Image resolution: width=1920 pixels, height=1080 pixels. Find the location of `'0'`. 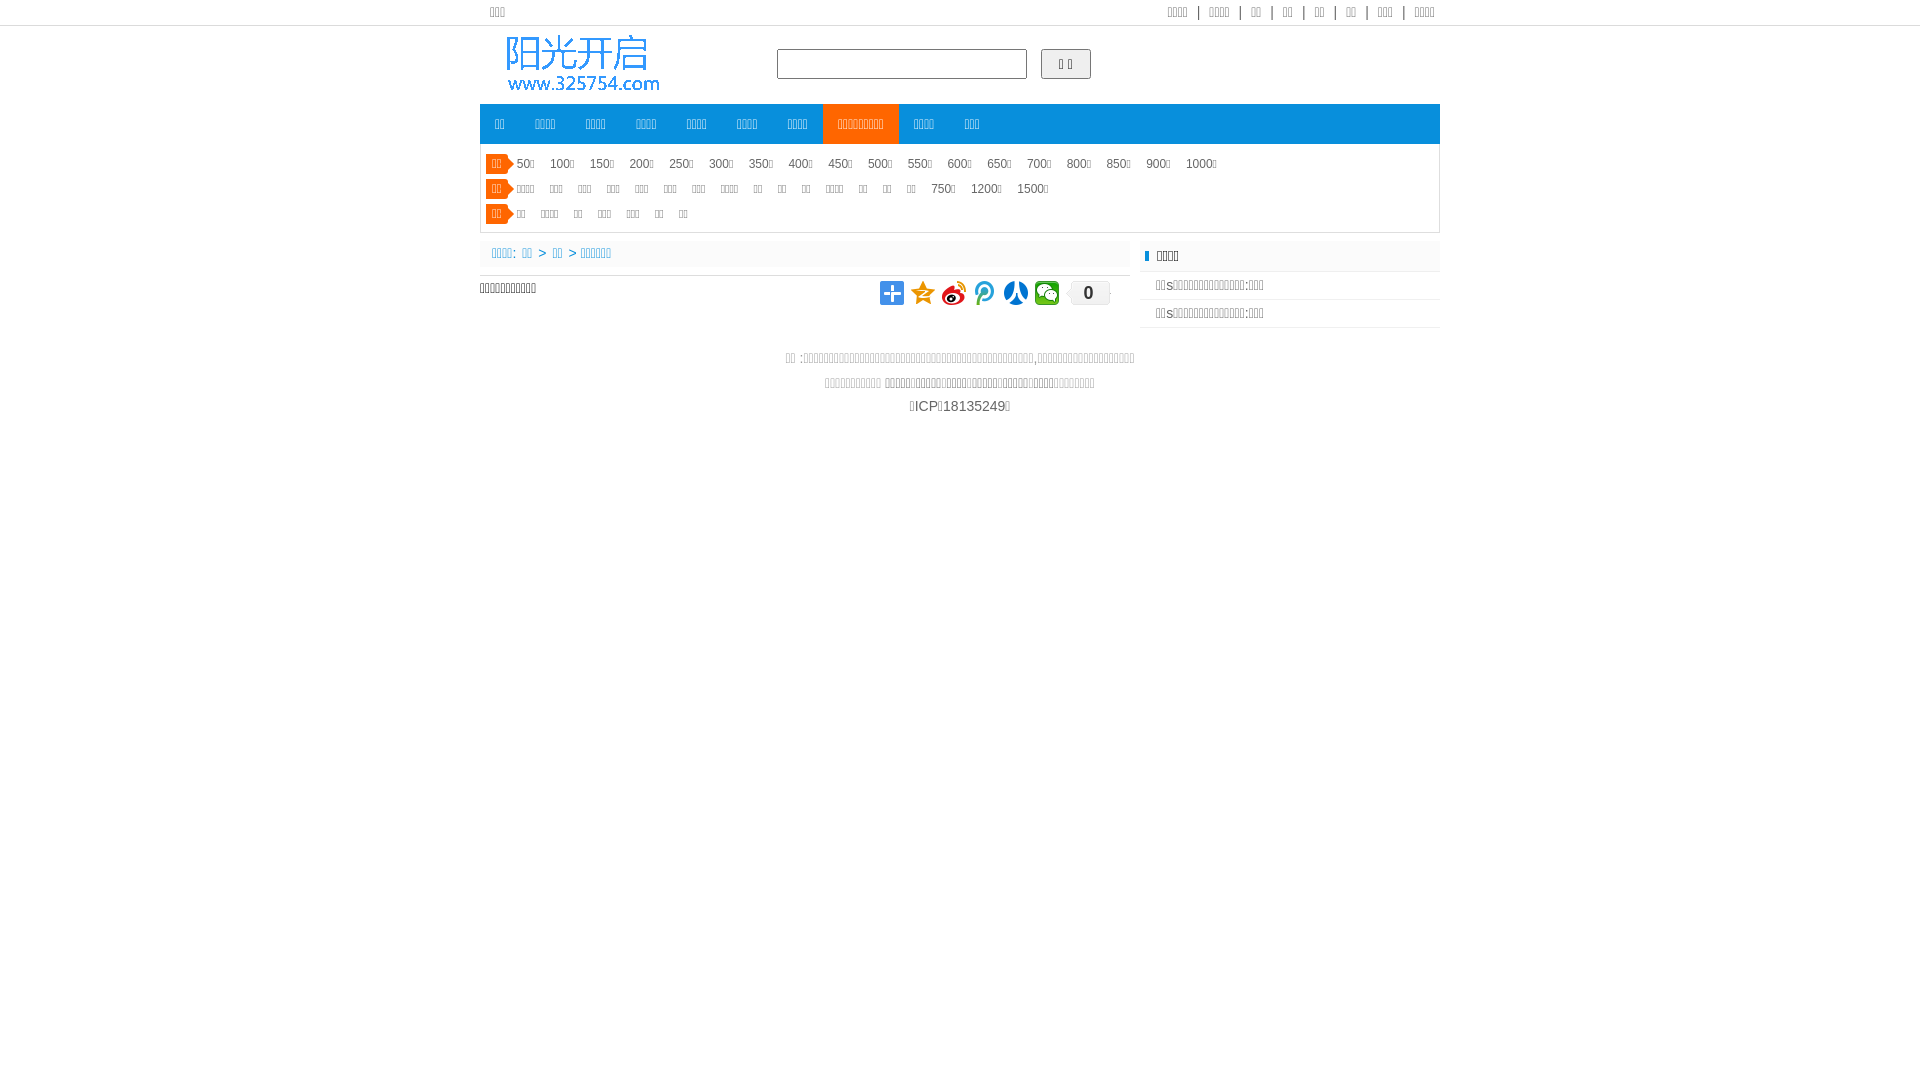

'0' is located at coordinates (1087, 293).